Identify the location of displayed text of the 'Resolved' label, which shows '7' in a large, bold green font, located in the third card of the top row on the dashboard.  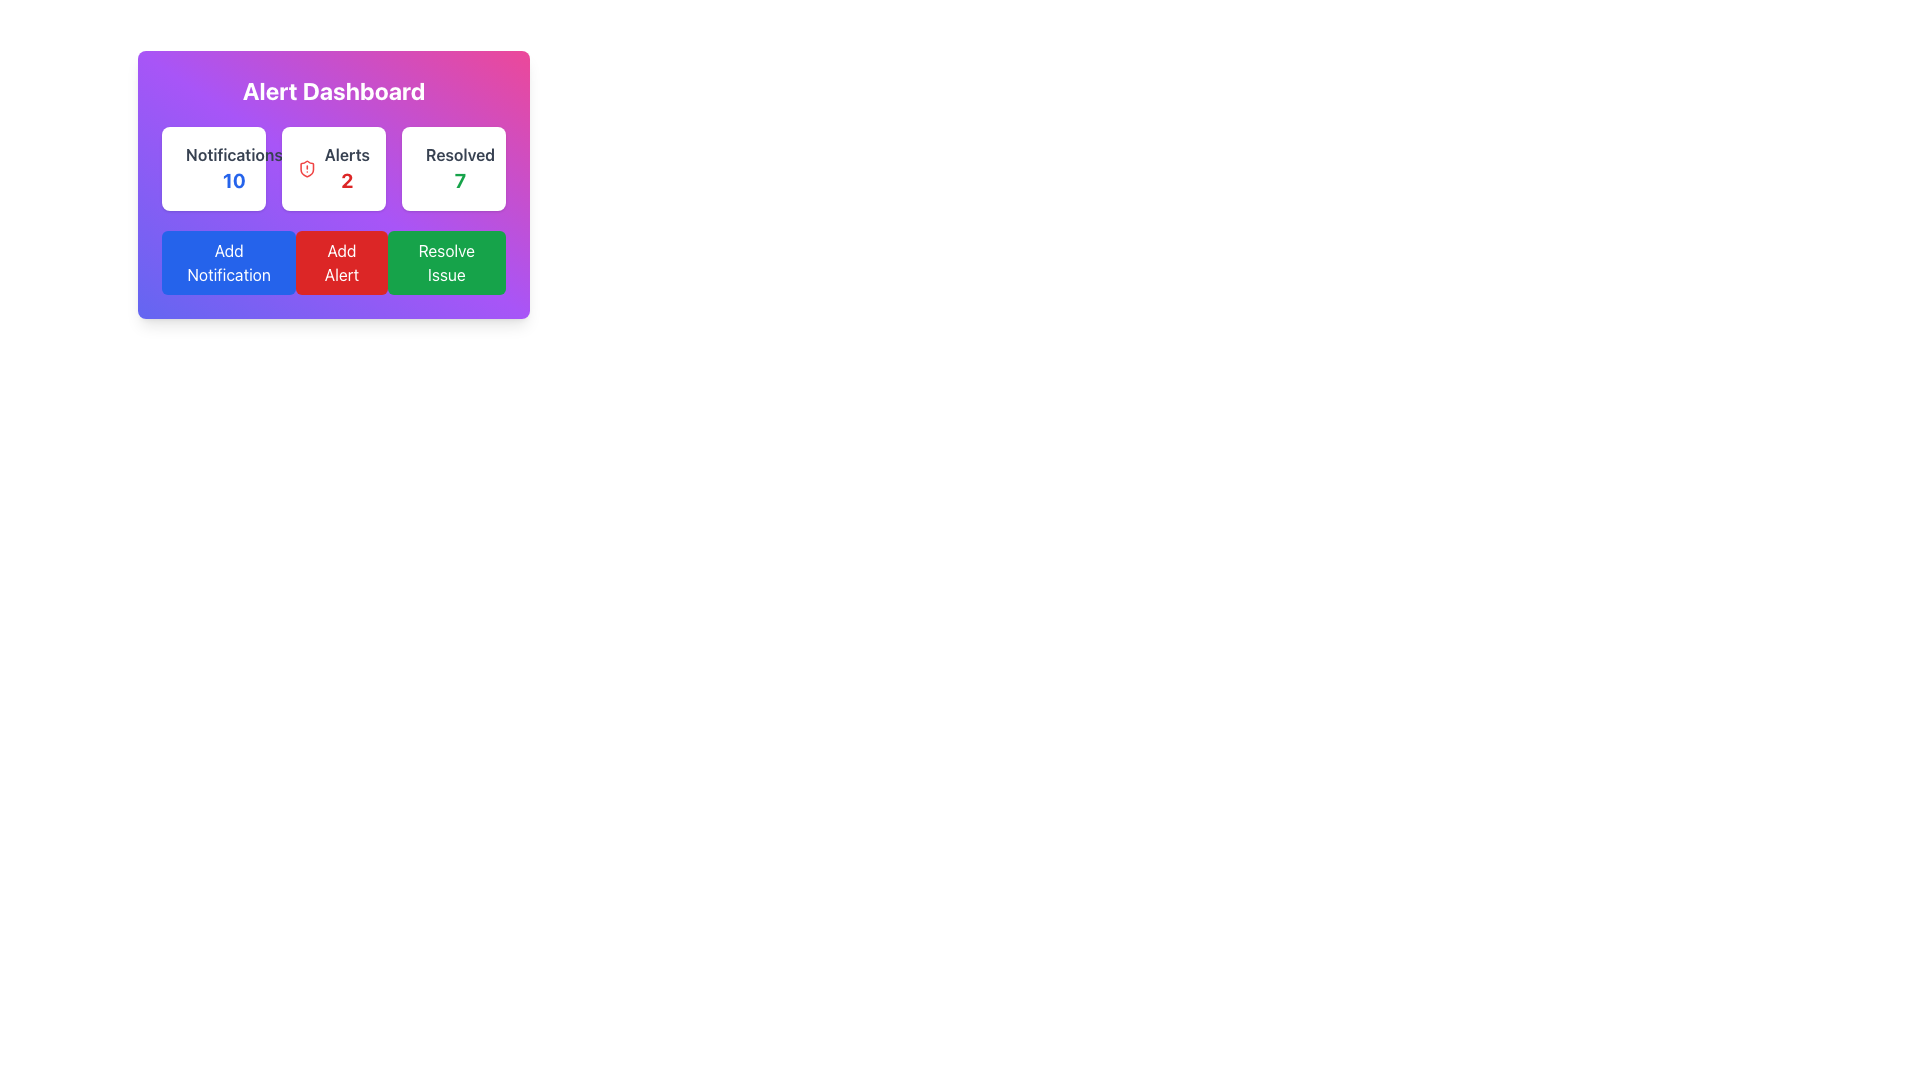
(459, 168).